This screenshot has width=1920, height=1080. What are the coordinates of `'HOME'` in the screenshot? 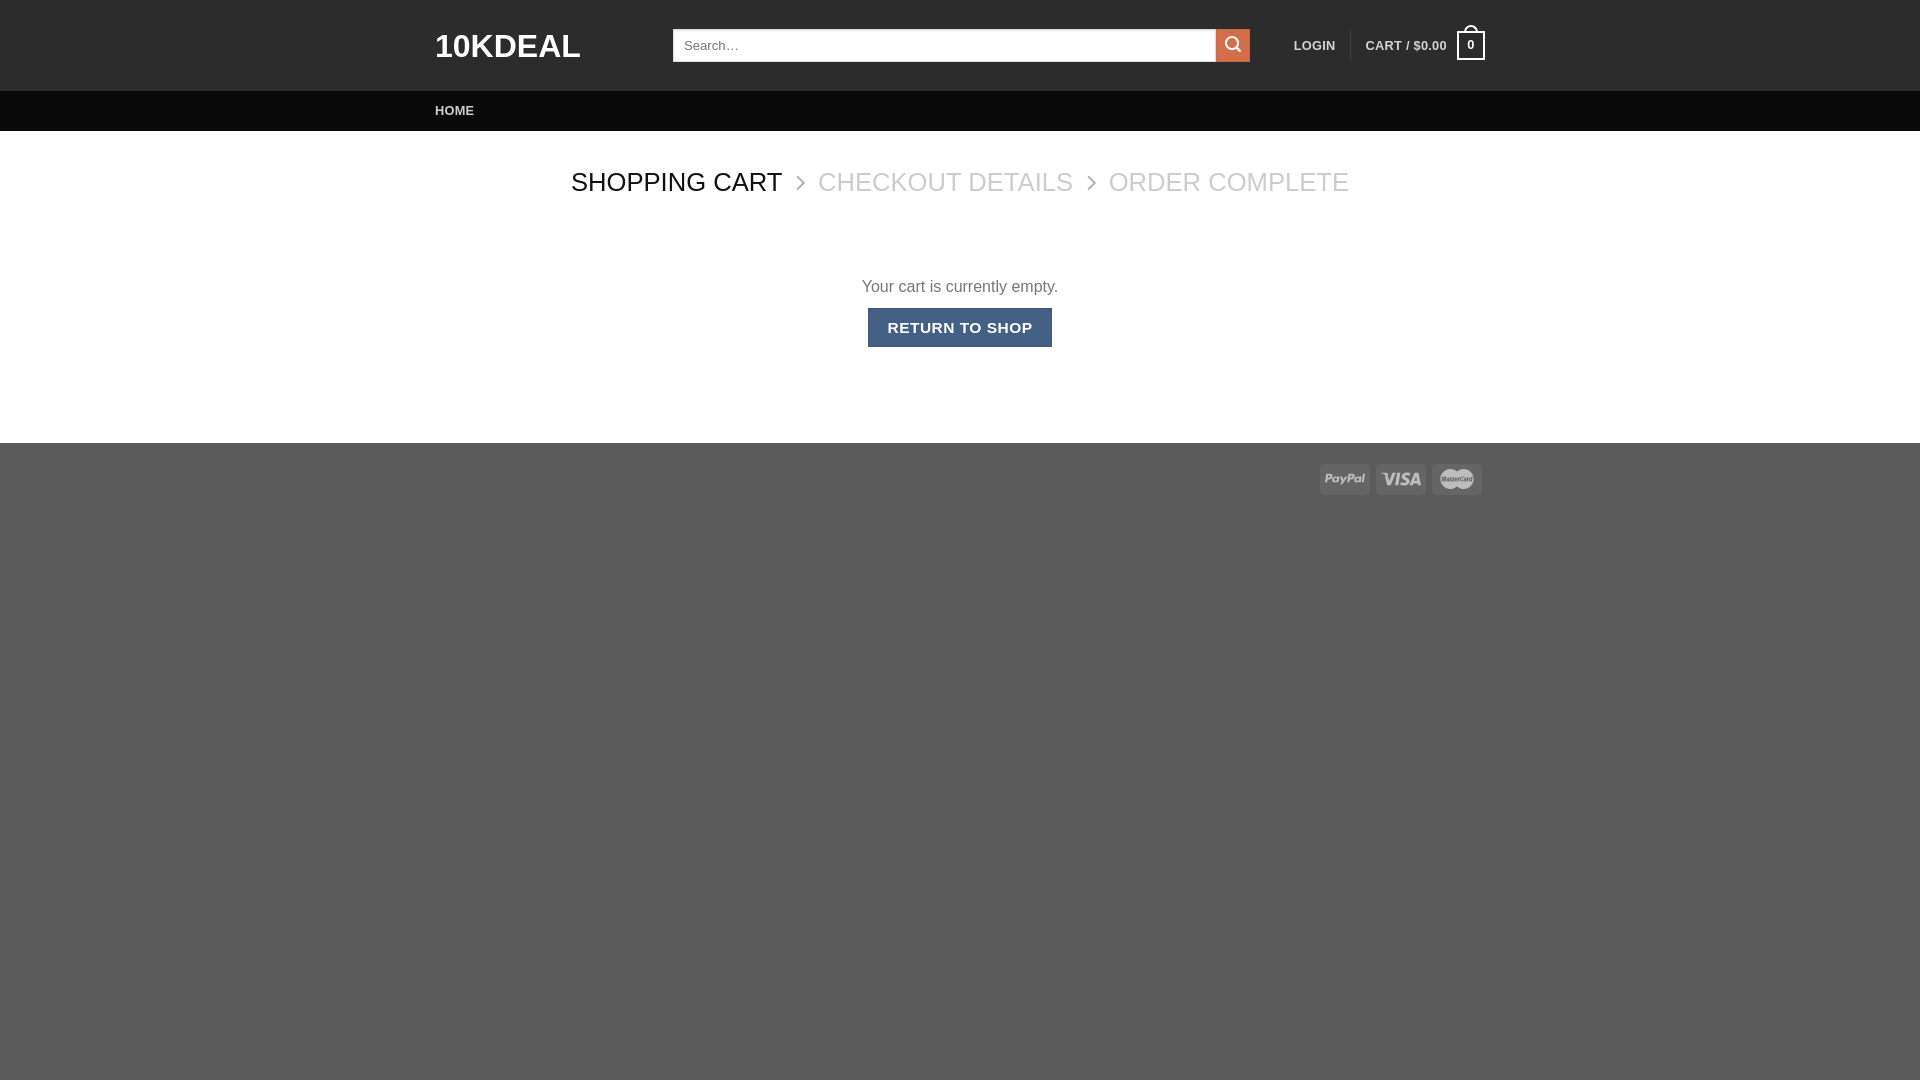 It's located at (453, 111).